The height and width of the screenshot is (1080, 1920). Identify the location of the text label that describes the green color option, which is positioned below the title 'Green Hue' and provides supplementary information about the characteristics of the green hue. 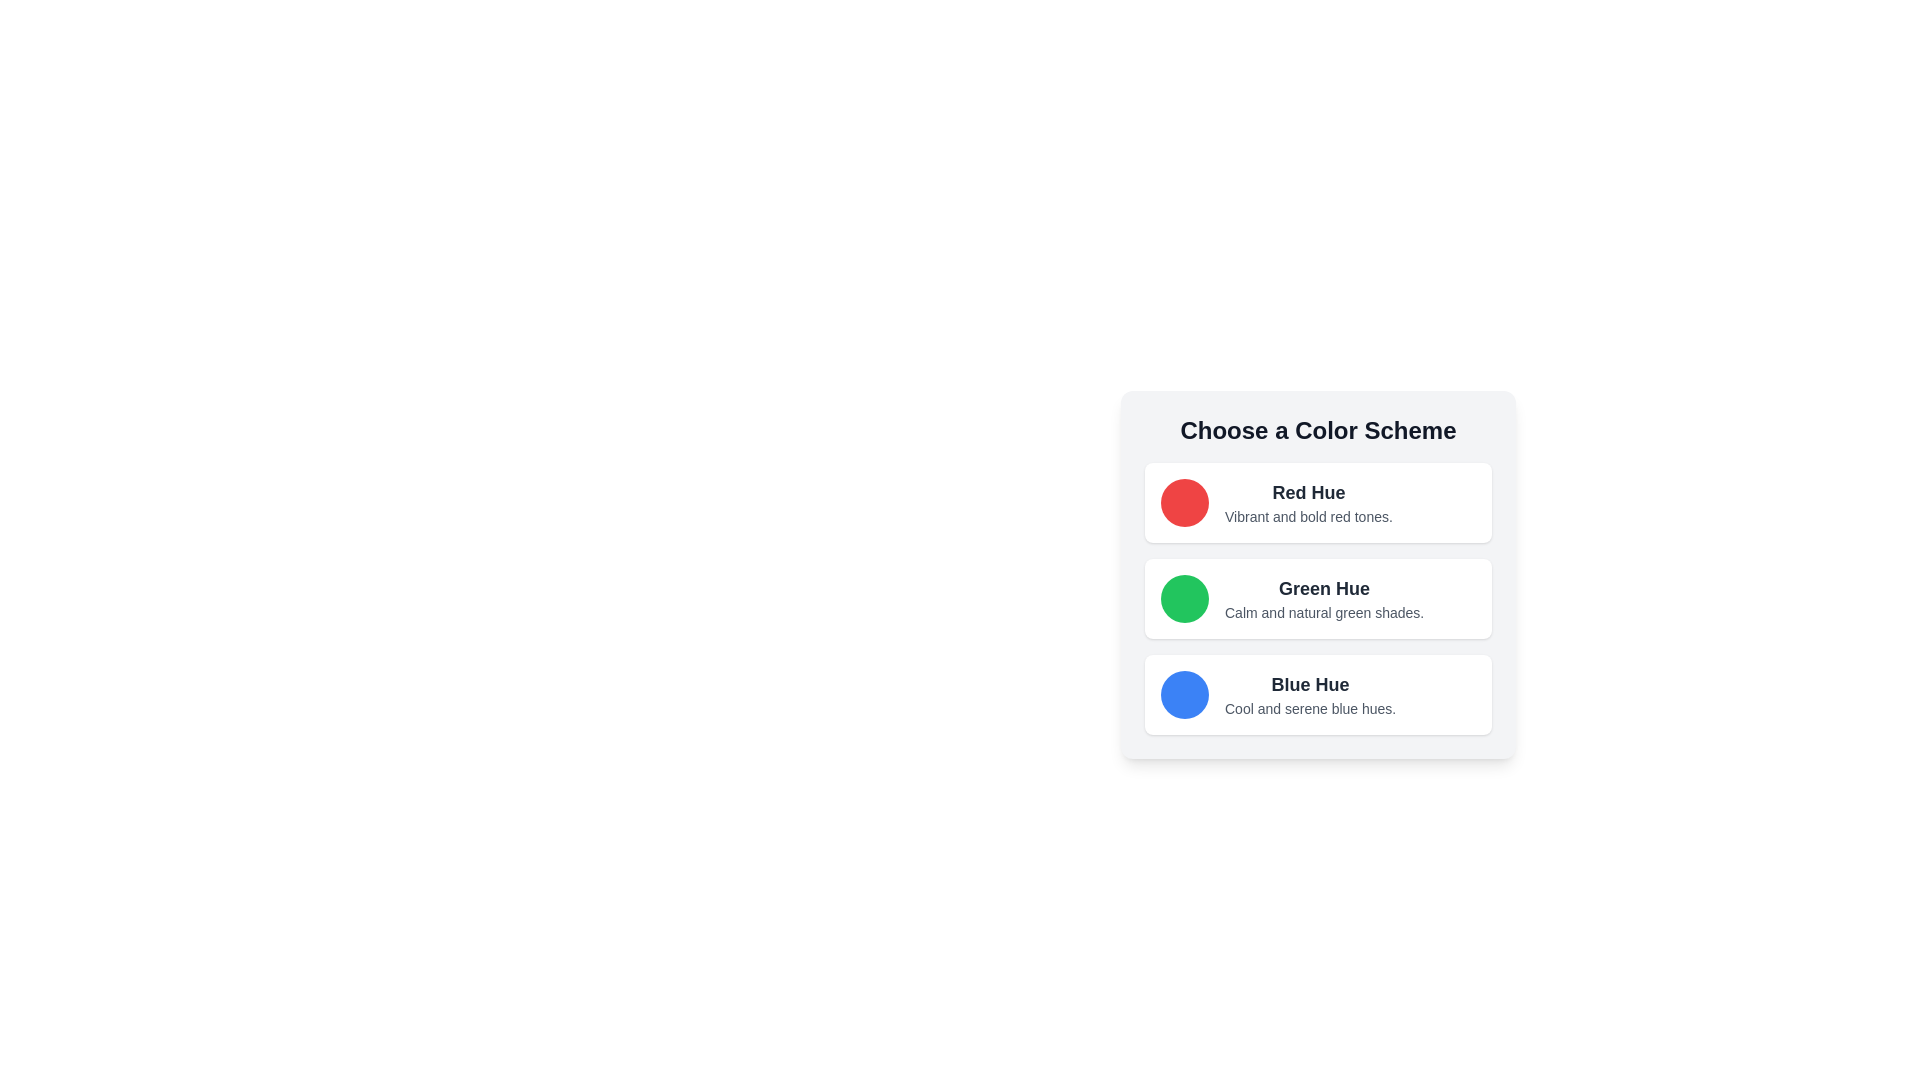
(1324, 612).